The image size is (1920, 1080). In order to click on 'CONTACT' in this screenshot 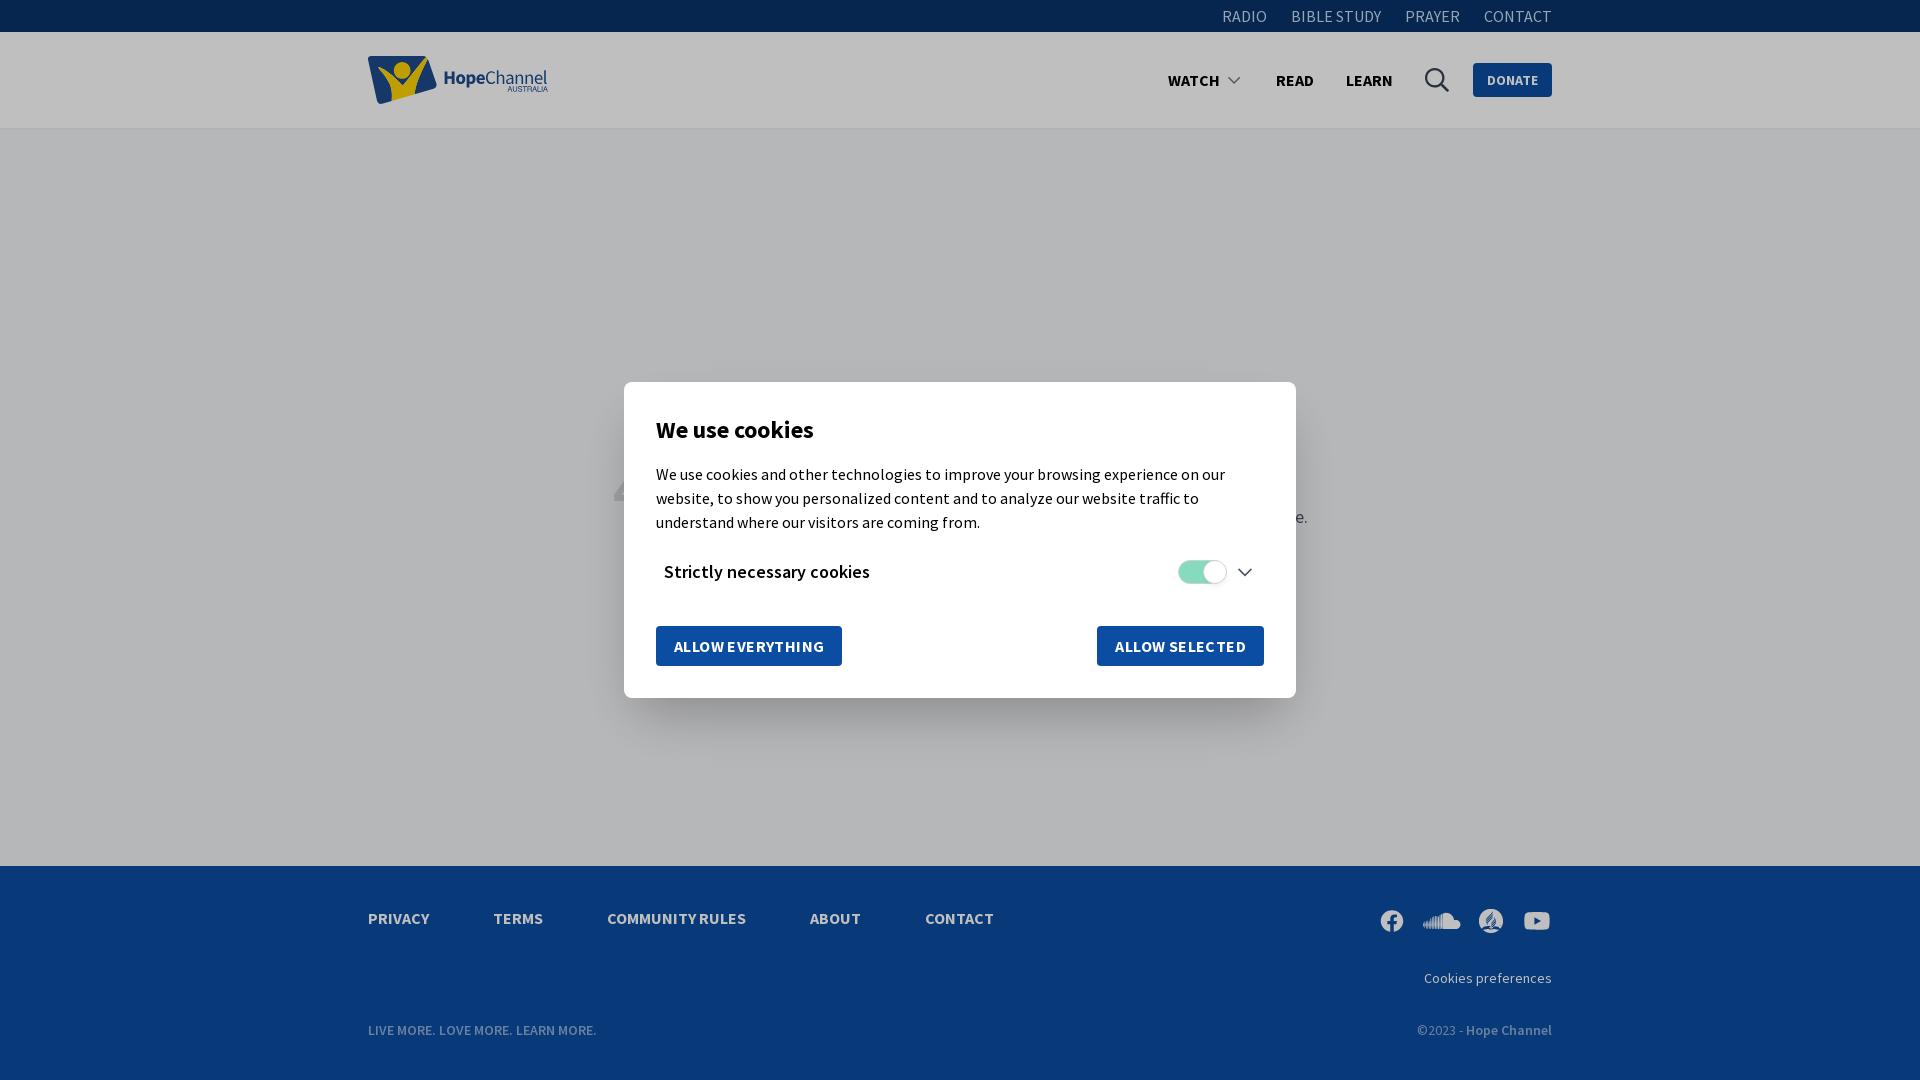, I will do `click(1517, 15)`.